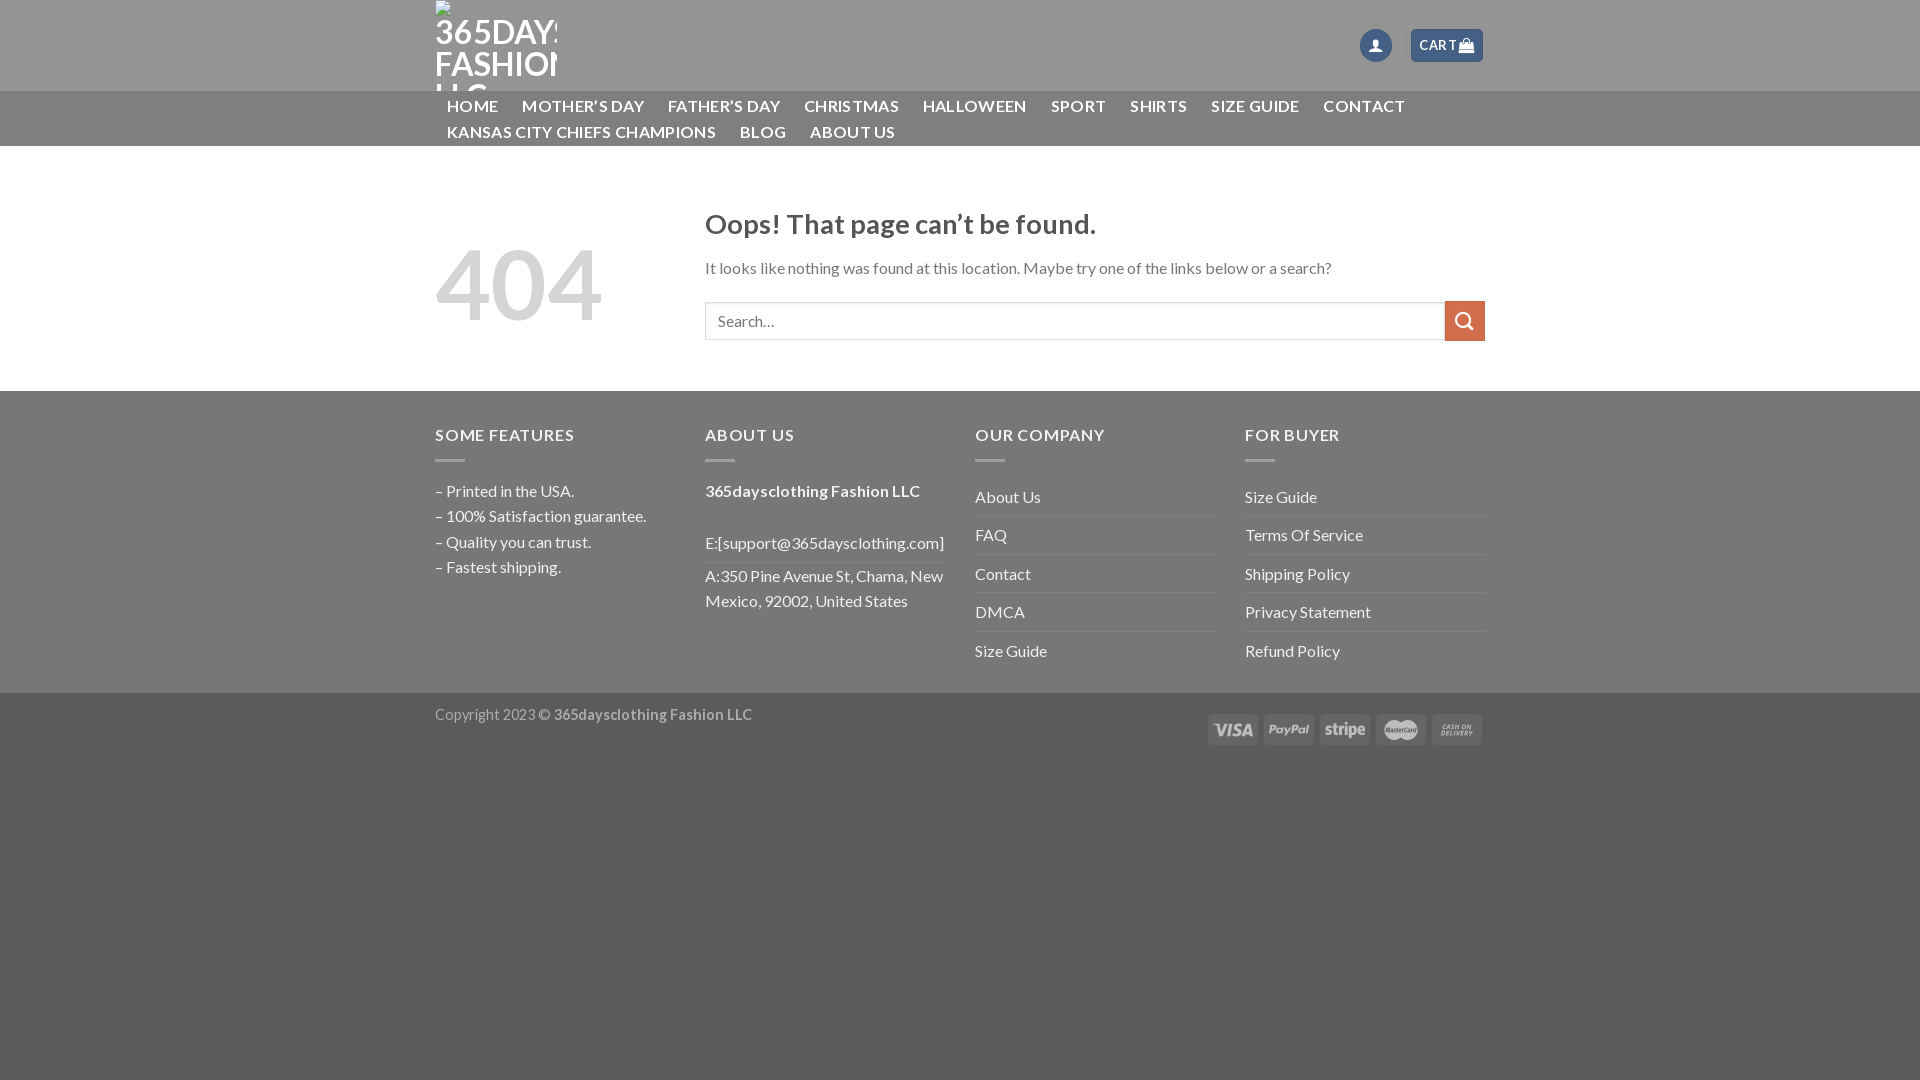 The image size is (1920, 1080). I want to click on 'SPORT', so click(1038, 105).